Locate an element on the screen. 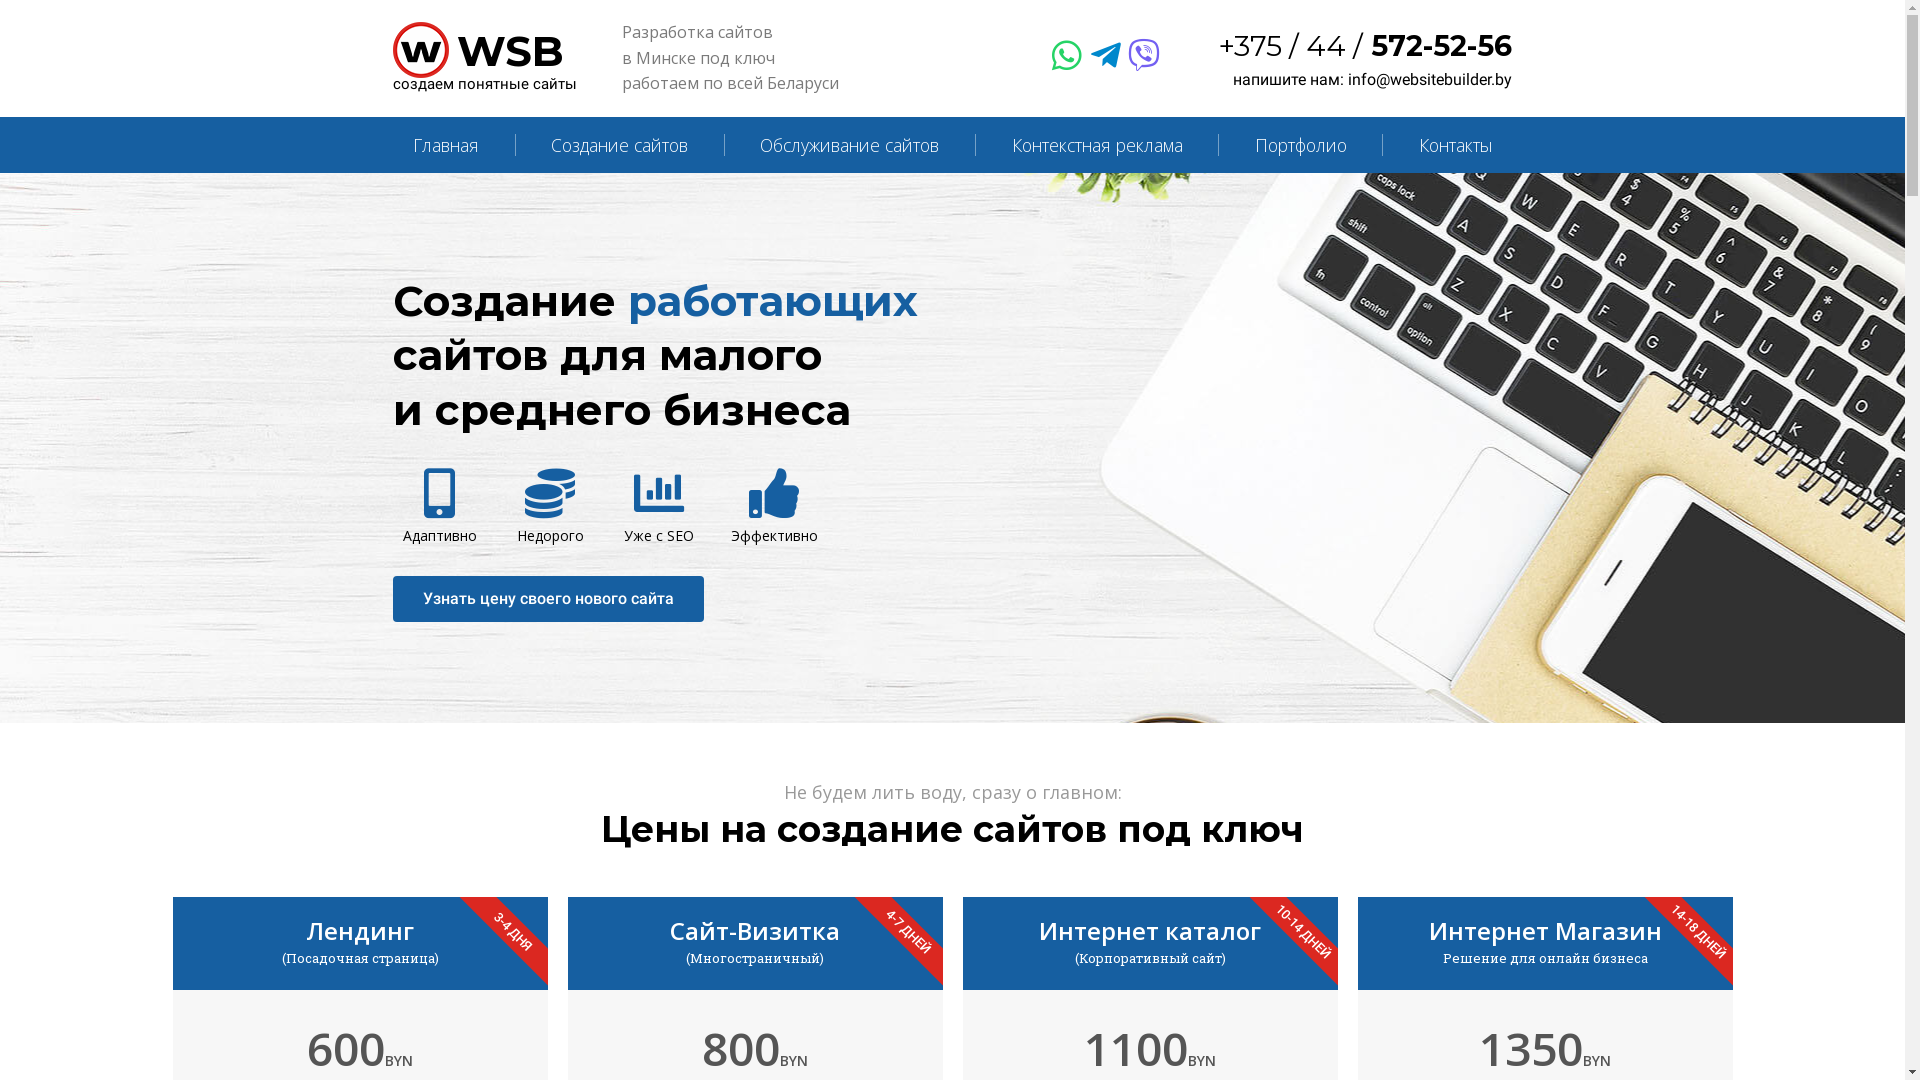  'info@websitebuilder.by' is located at coordinates (1348, 78).